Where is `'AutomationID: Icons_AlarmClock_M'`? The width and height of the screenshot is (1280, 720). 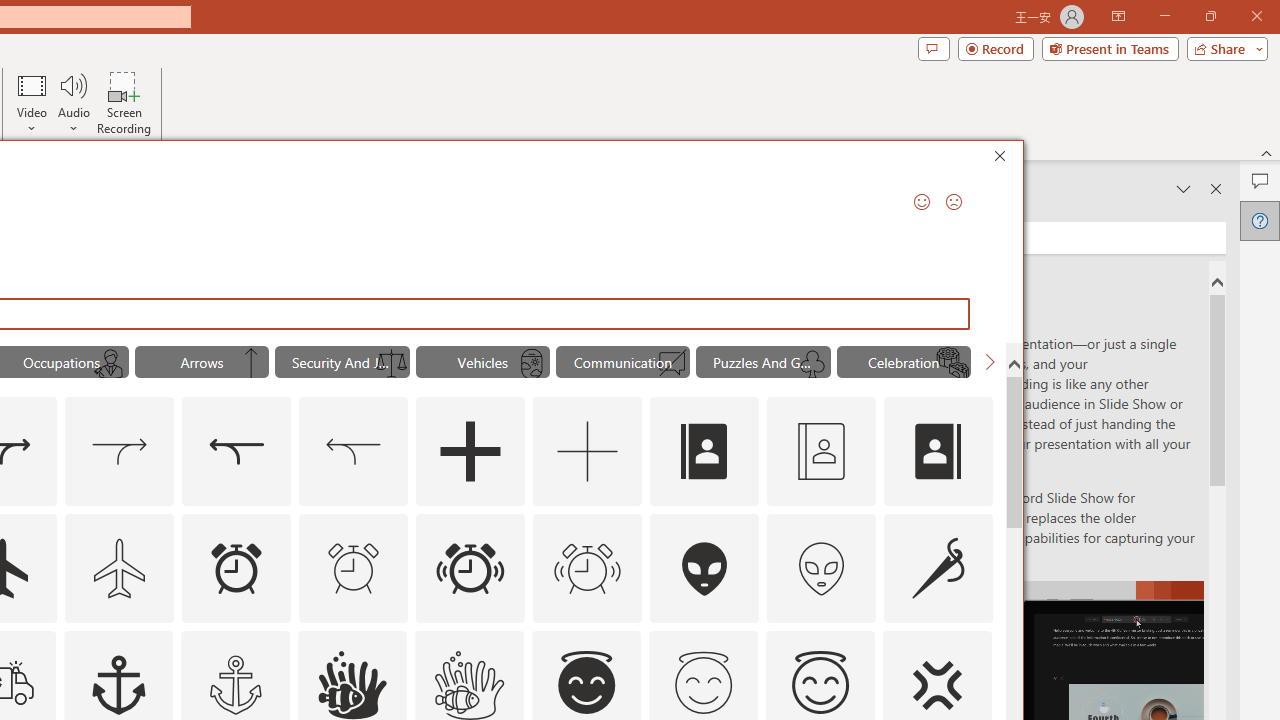
'AutomationID: Icons_AlarmClock_M' is located at coordinates (353, 568).